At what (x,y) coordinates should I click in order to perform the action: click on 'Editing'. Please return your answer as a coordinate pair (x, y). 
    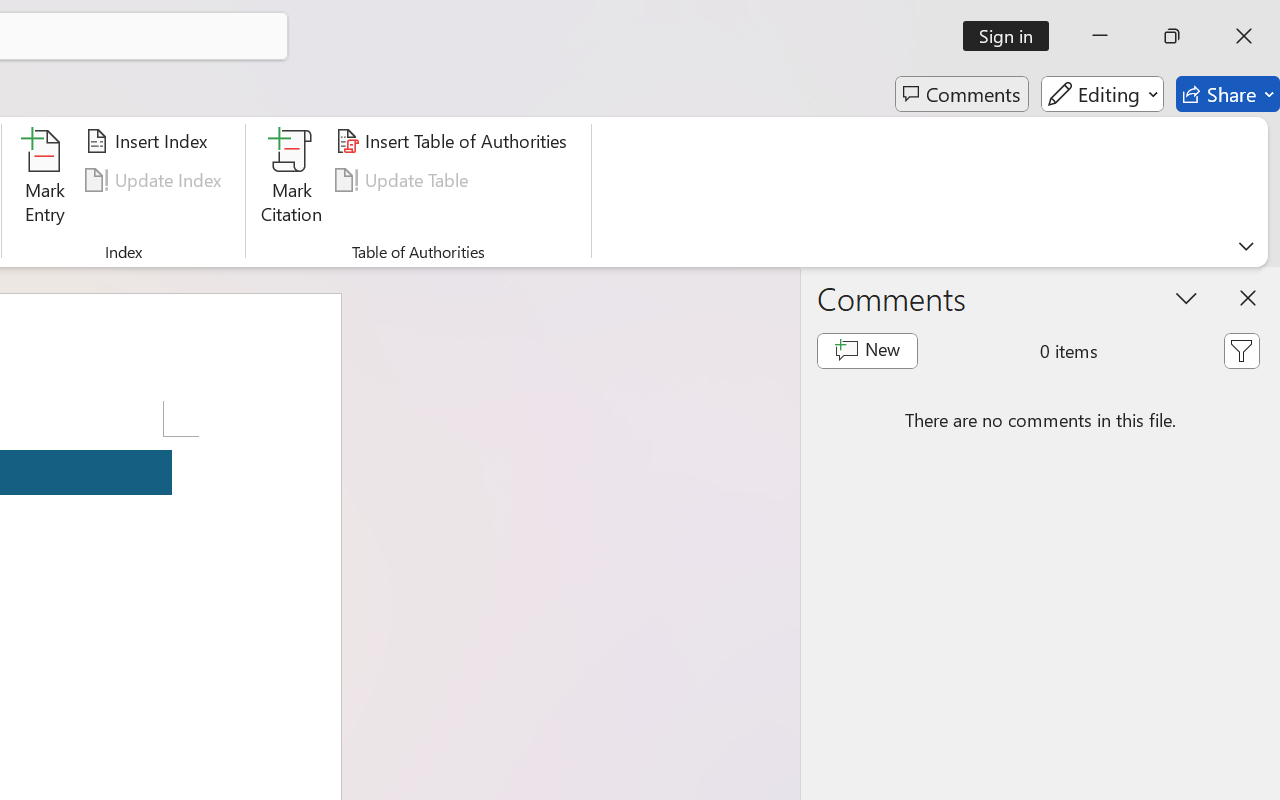
    Looking at the image, I should click on (1101, 94).